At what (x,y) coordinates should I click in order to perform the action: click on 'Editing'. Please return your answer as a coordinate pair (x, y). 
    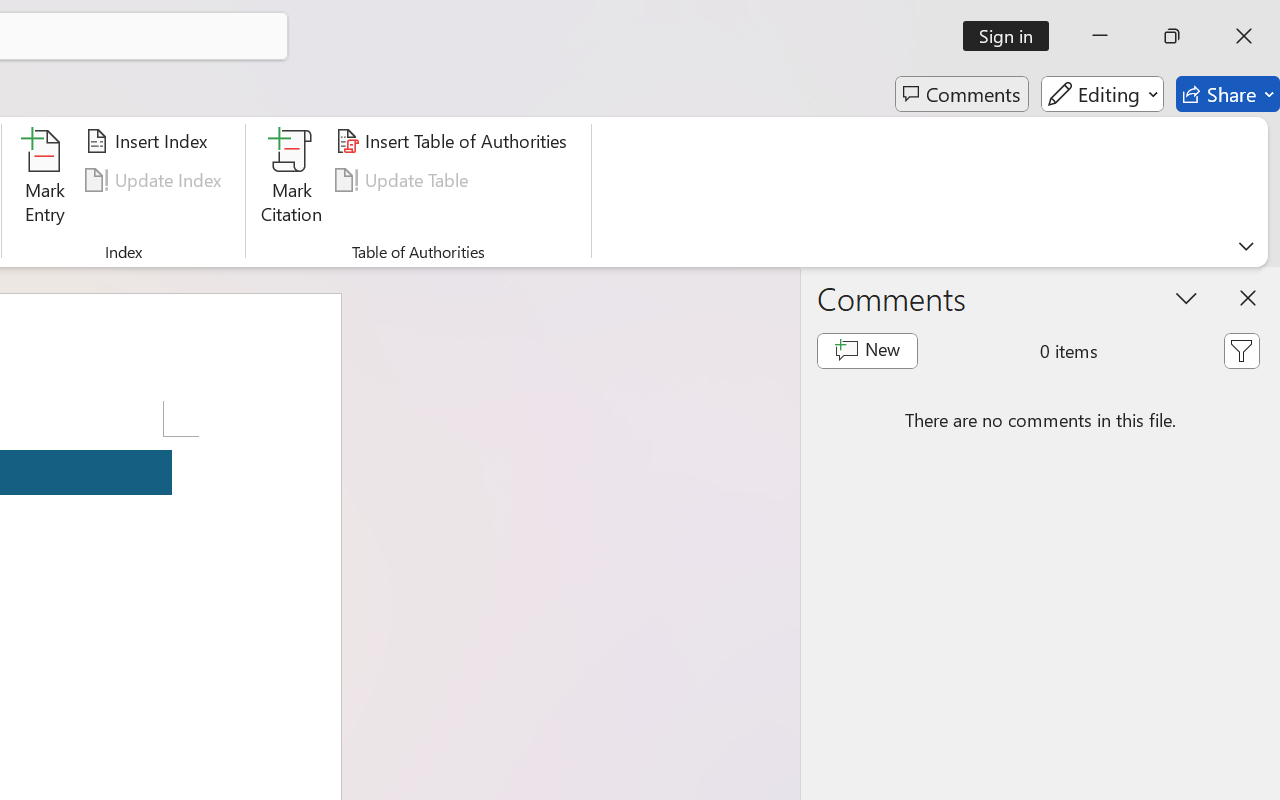
    Looking at the image, I should click on (1101, 94).